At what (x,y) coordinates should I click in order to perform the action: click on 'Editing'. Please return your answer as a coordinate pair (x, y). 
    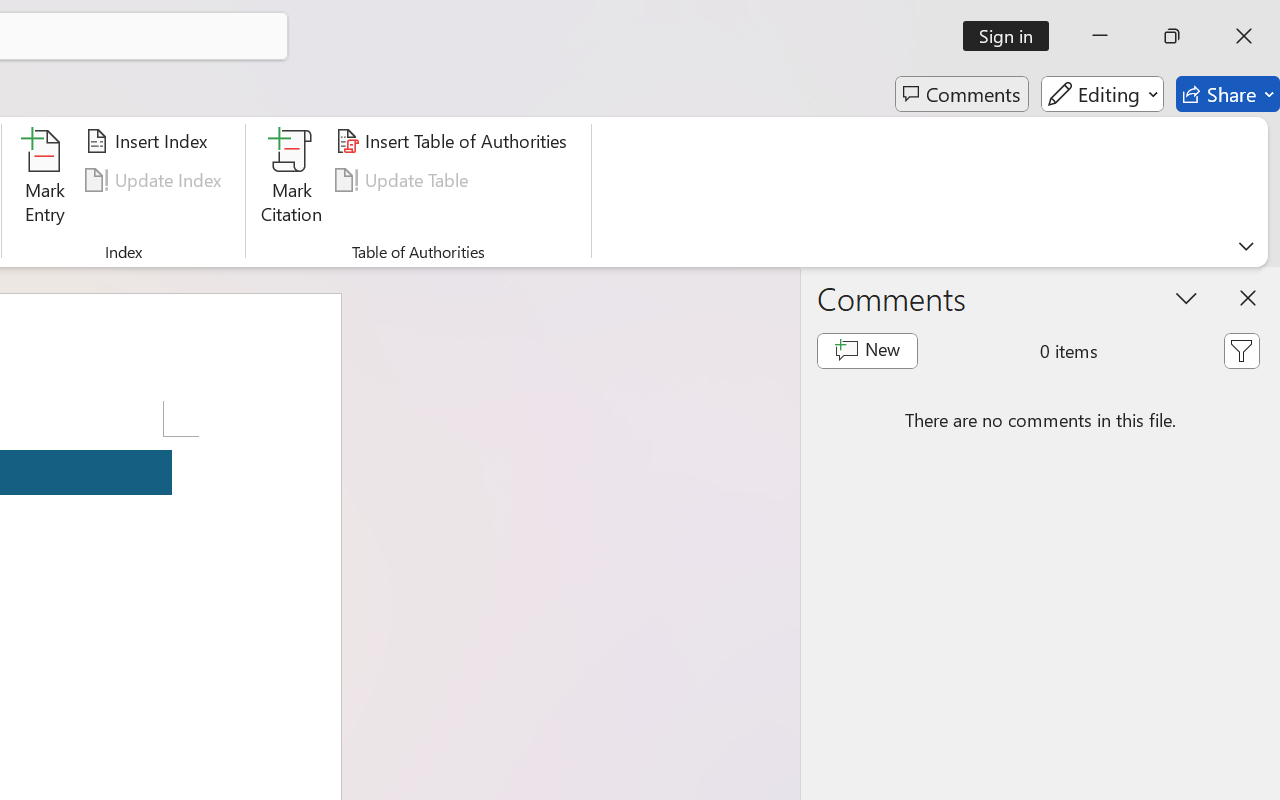
    Looking at the image, I should click on (1101, 94).